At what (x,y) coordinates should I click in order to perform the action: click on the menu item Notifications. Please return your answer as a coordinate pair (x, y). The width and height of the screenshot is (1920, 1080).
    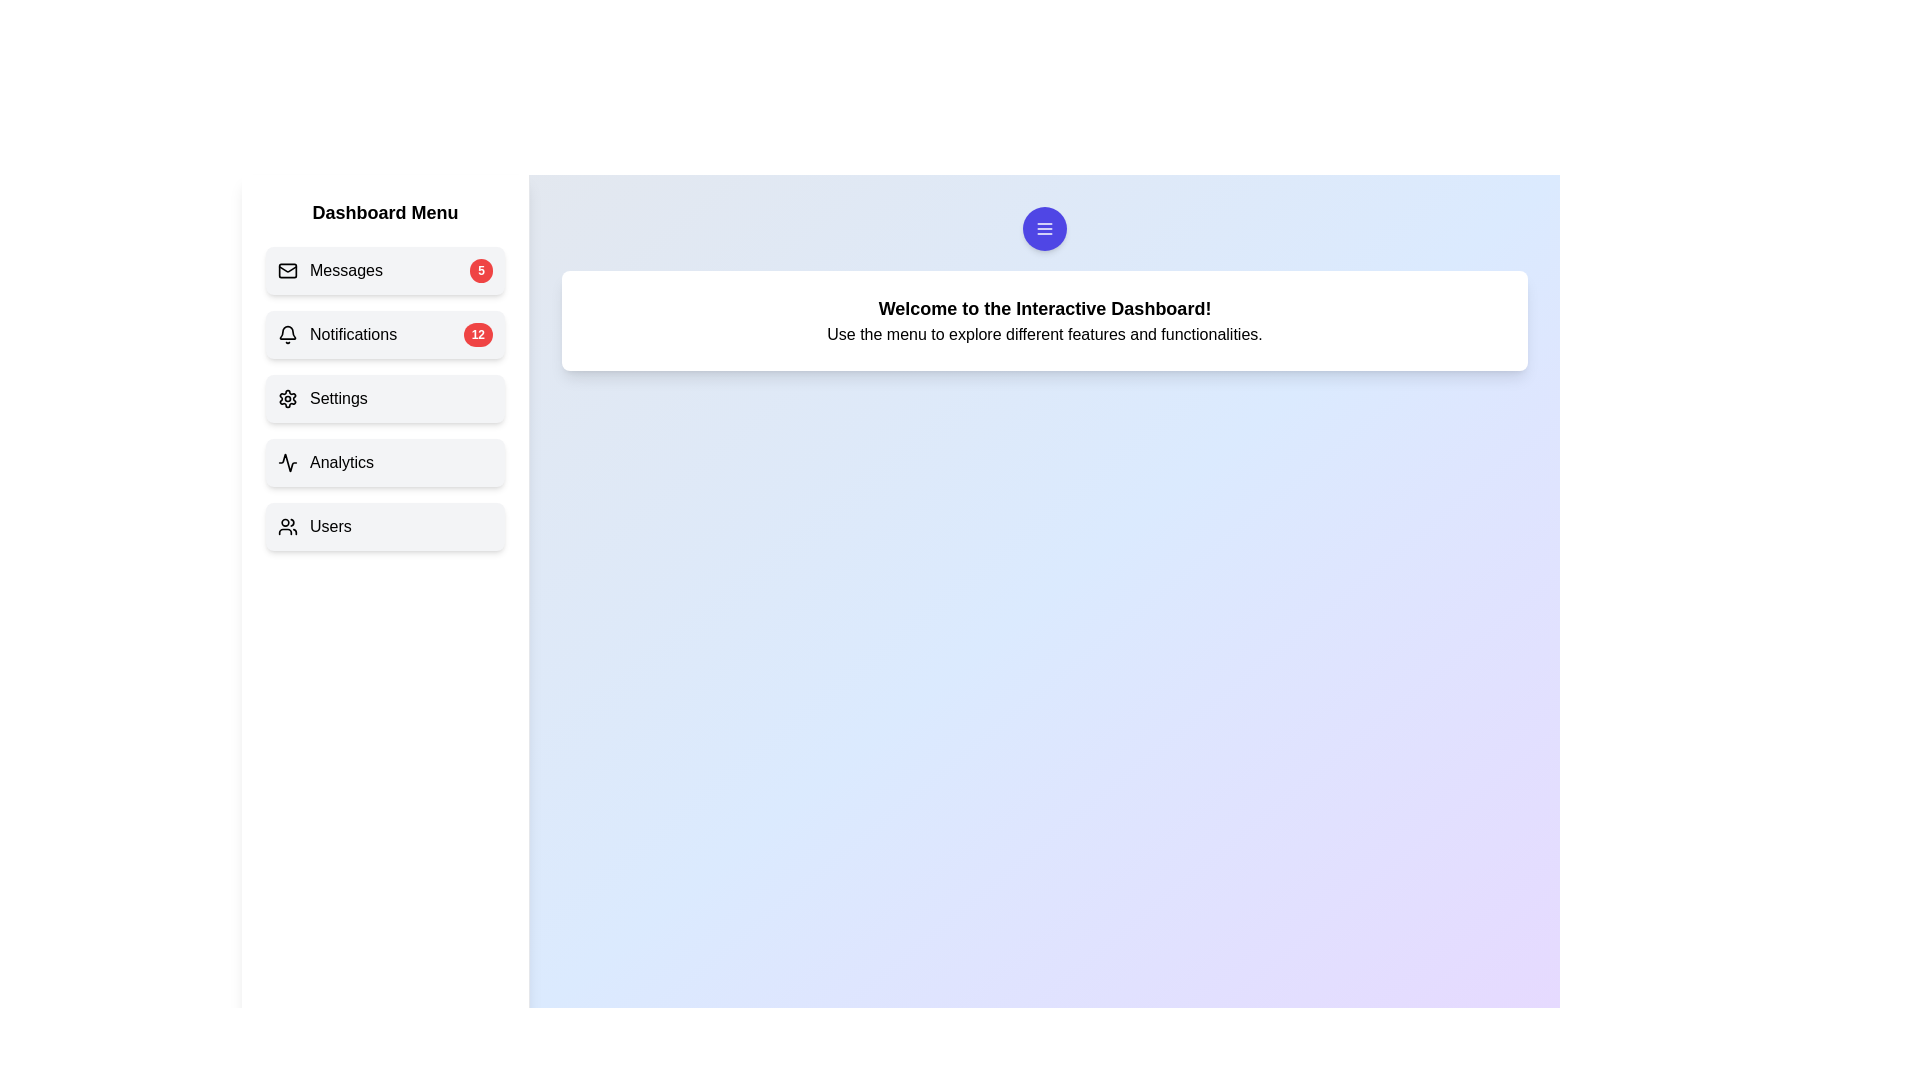
    Looking at the image, I should click on (385, 334).